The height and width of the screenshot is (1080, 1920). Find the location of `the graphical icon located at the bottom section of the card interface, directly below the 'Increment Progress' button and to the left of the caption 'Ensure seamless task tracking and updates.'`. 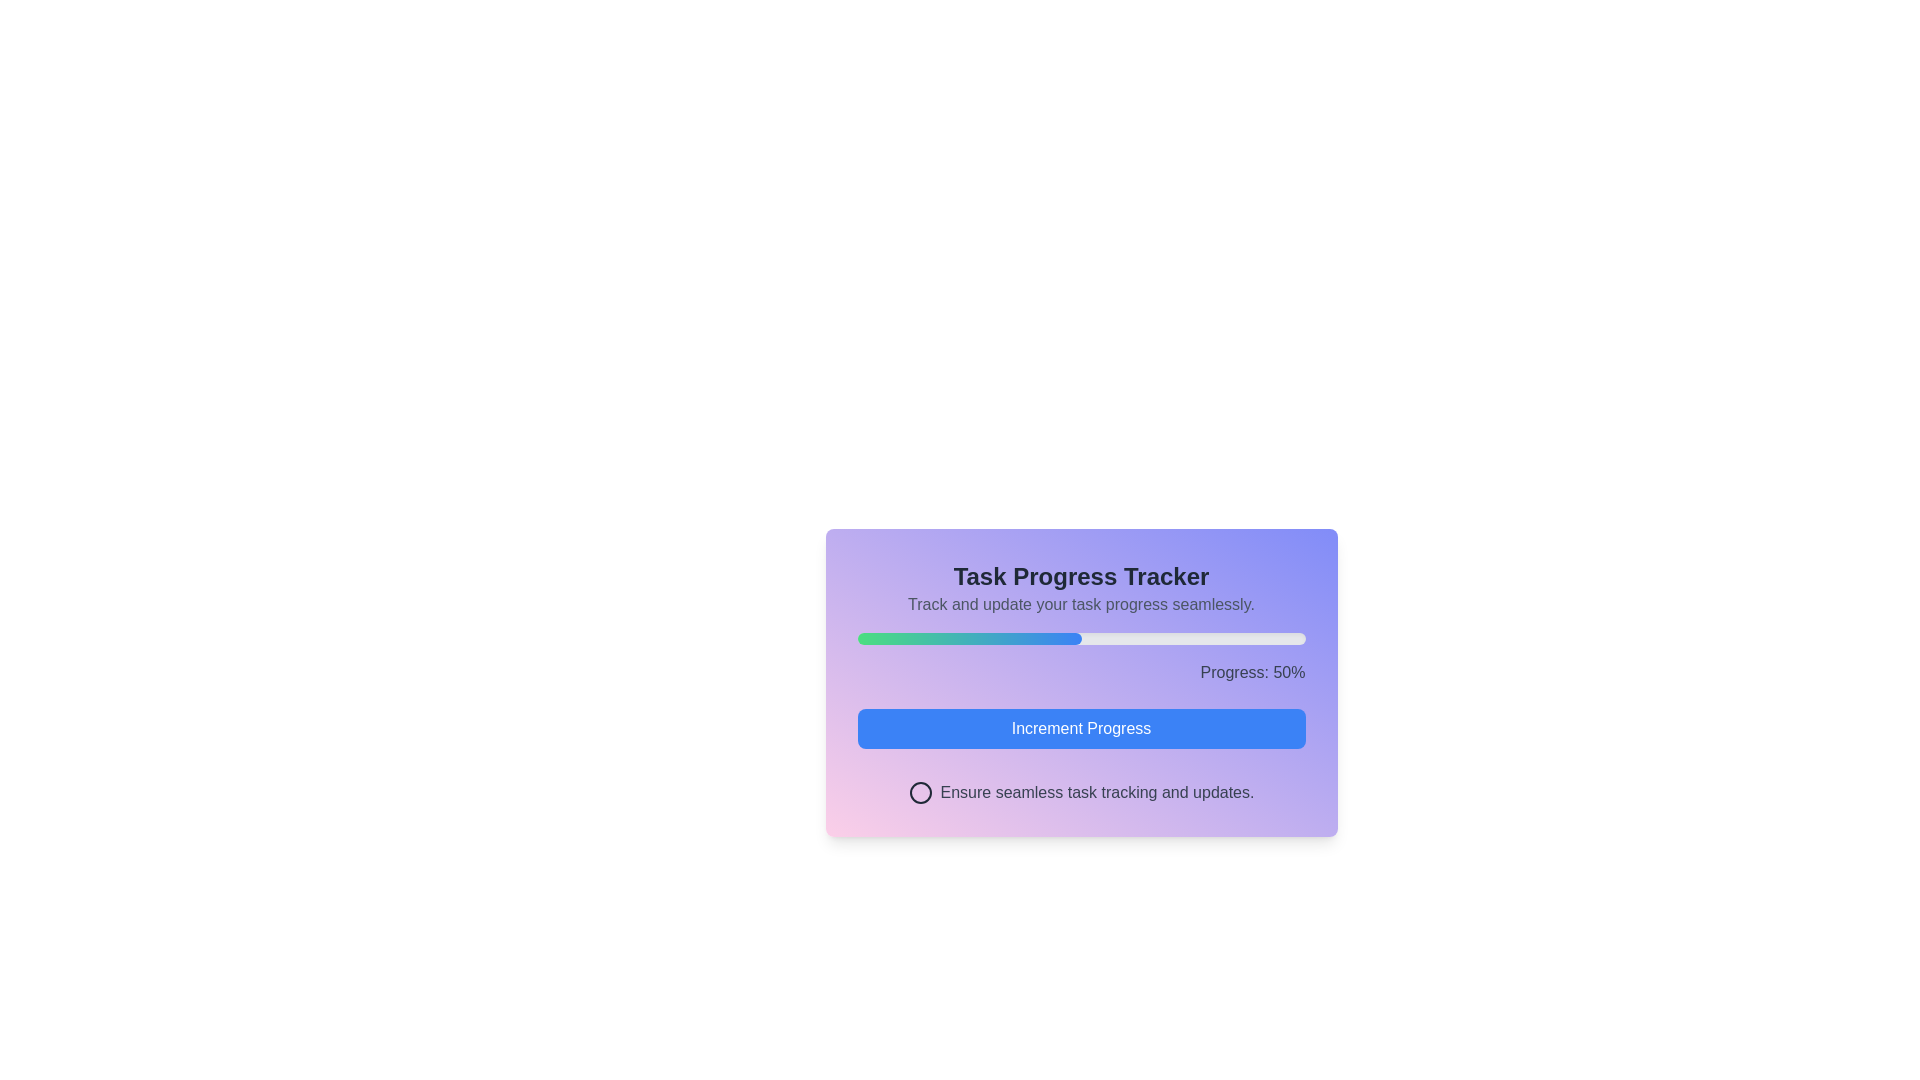

the graphical icon located at the bottom section of the card interface, directly below the 'Increment Progress' button and to the left of the caption 'Ensure seamless task tracking and updates.' is located at coordinates (919, 792).